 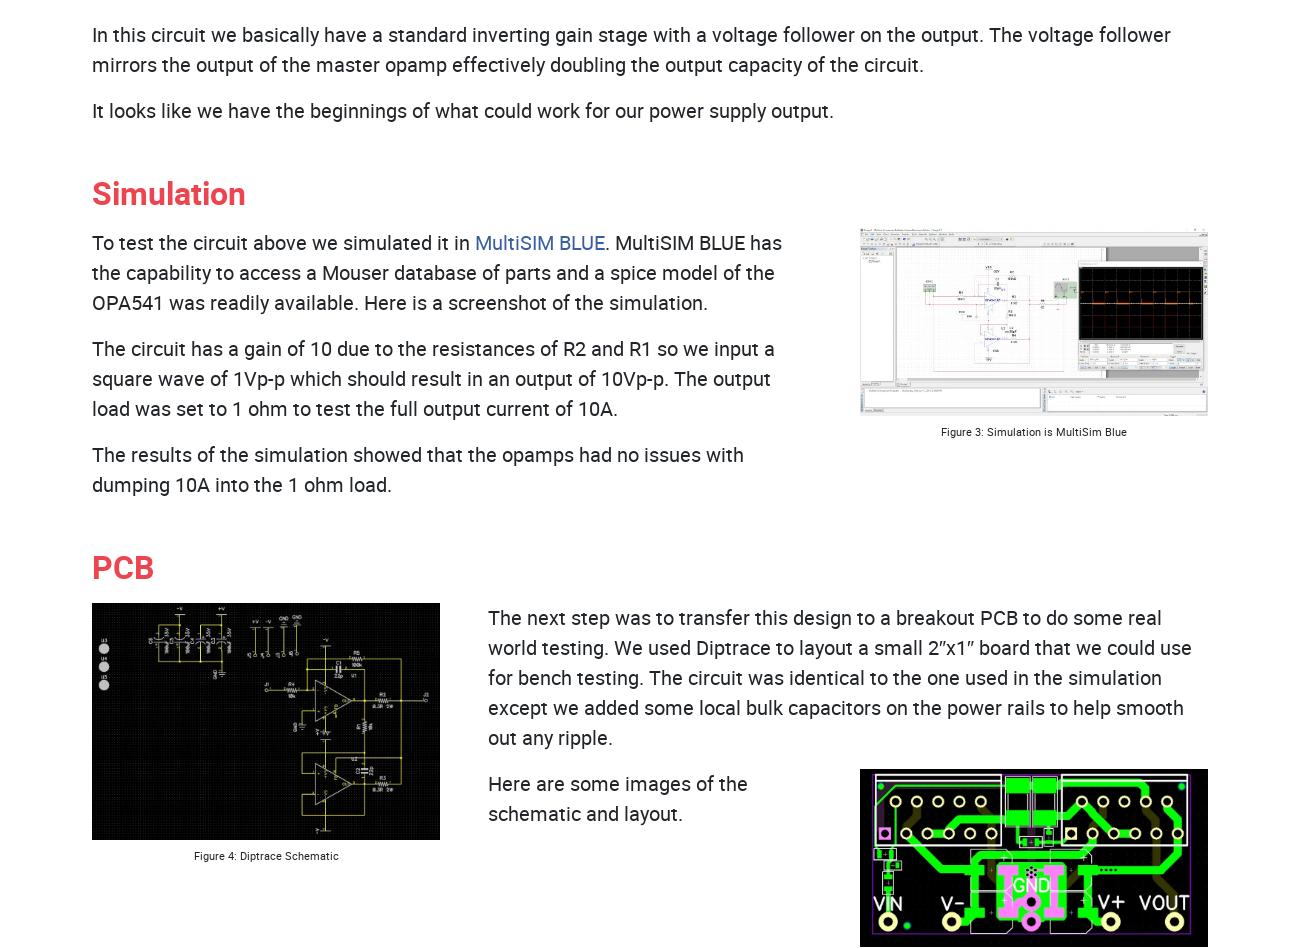 I want to click on 'Houston, TX 77041', so click(x=846, y=353).